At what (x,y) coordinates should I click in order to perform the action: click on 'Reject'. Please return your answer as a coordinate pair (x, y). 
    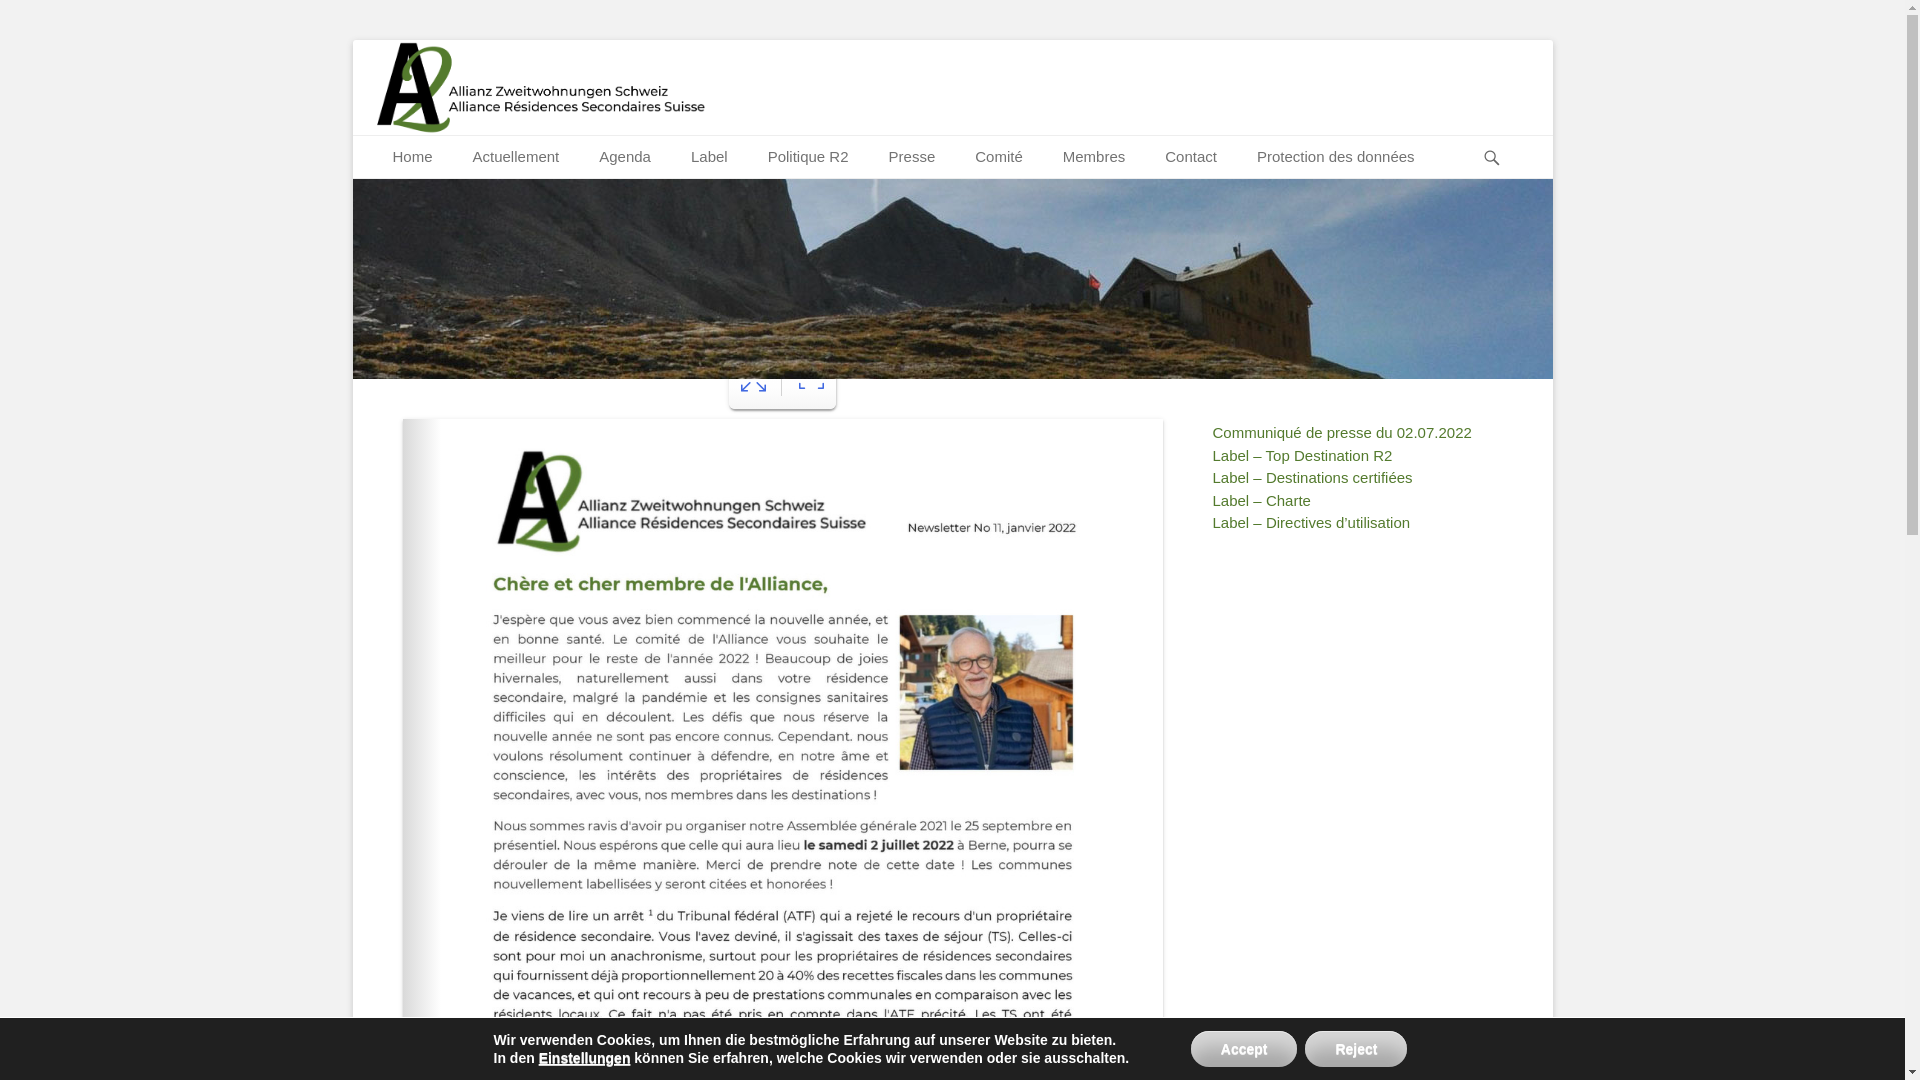
    Looking at the image, I should click on (1356, 1048).